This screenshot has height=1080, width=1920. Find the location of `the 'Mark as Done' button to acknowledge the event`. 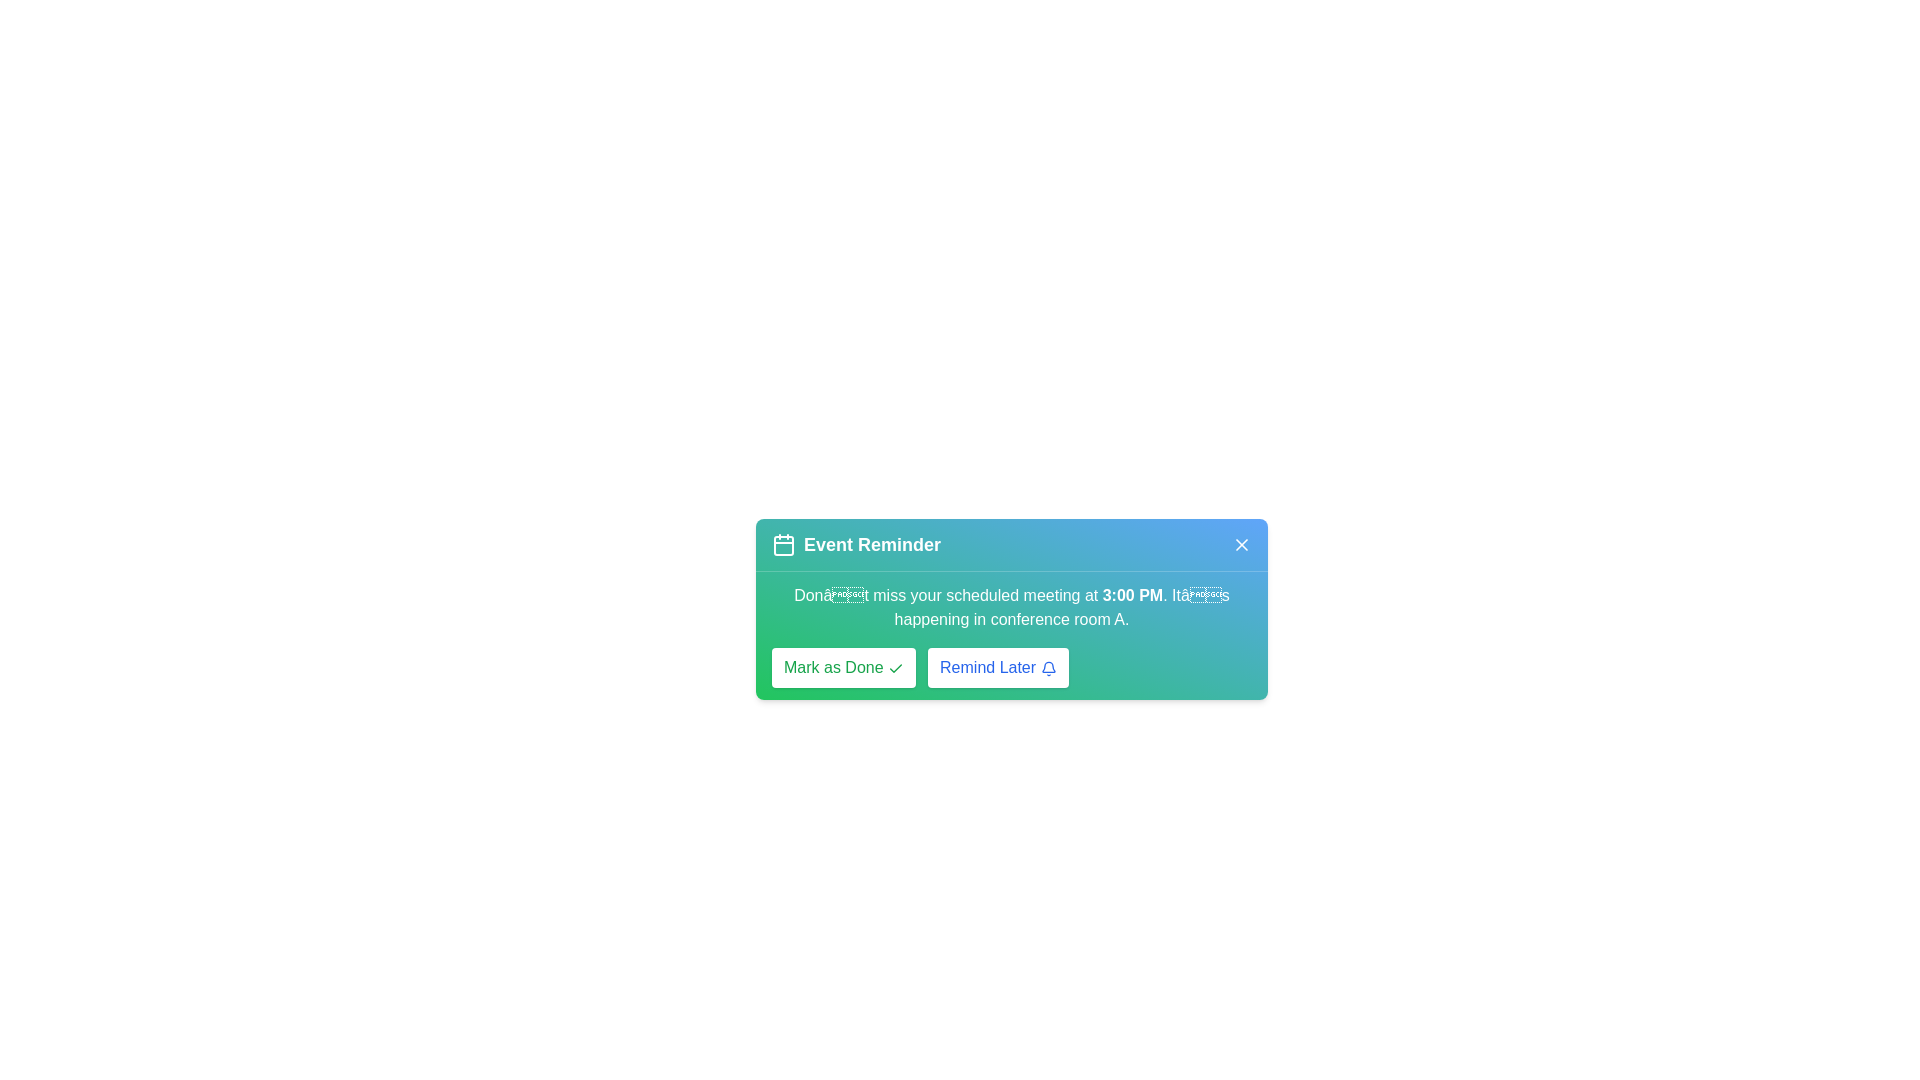

the 'Mark as Done' button to acknowledge the event is located at coordinates (844, 667).